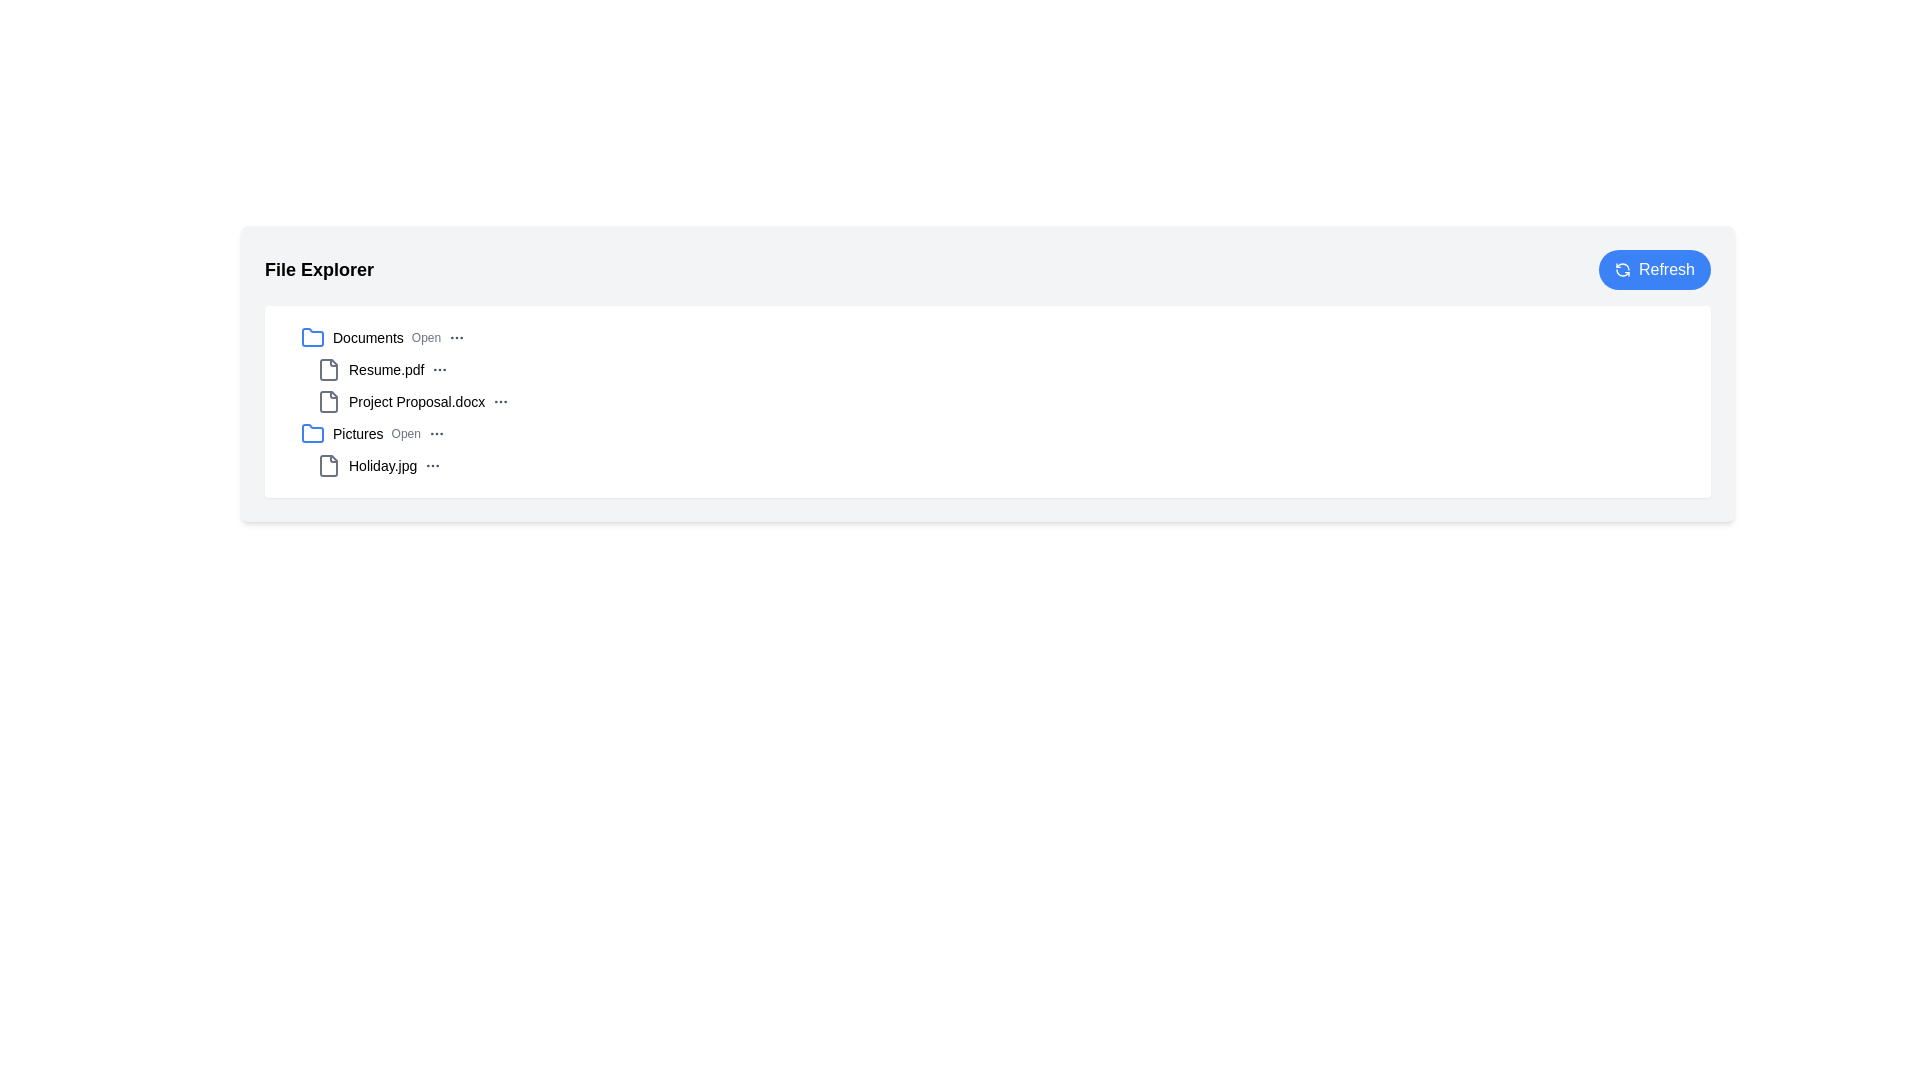  Describe the element at coordinates (329, 370) in the screenshot. I see `the document file icon, which has a light gray outline and a folded upper-right corner, located to the left of the 'Resume.pdf' label in the second row of the 'File Explorer' interface` at that location.